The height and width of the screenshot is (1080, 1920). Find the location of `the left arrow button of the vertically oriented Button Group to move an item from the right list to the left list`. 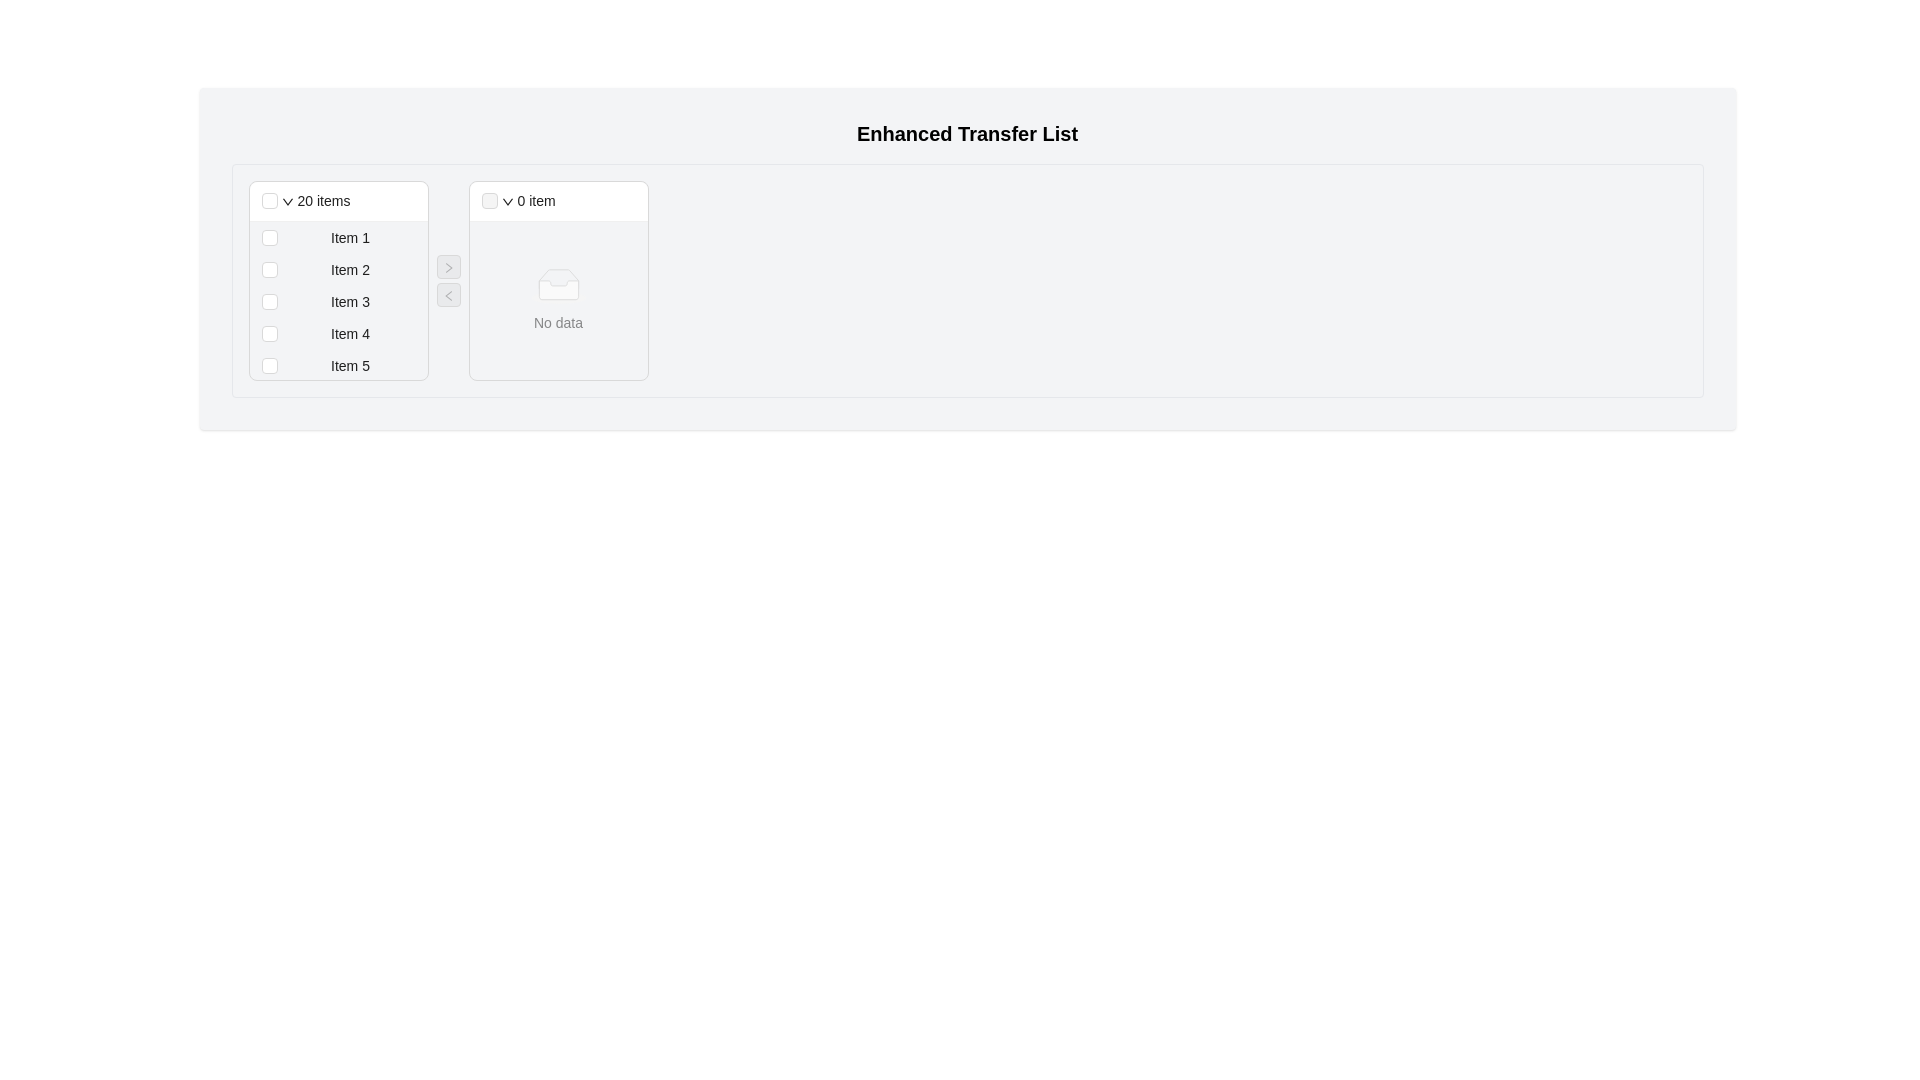

the left arrow button of the vertically oriented Button Group to move an item from the right list to the left list is located at coordinates (447, 281).